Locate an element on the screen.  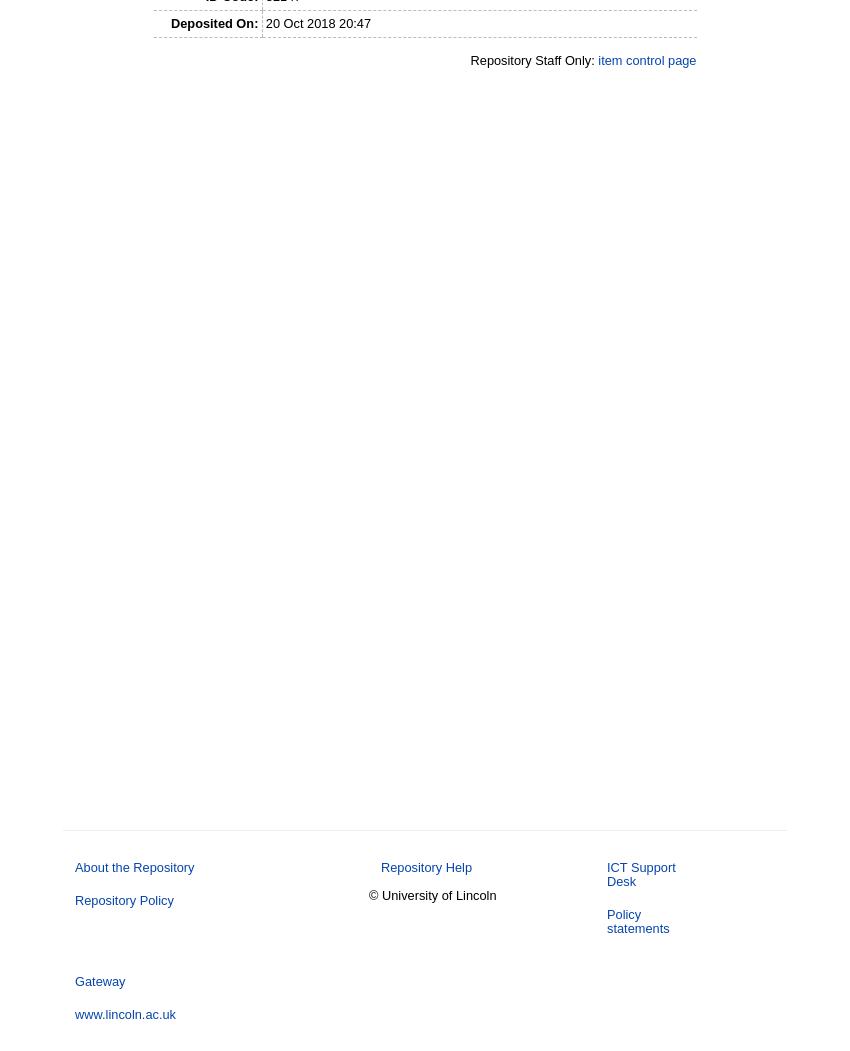
'20 Oct 2018 20:47' is located at coordinates (264, 23).